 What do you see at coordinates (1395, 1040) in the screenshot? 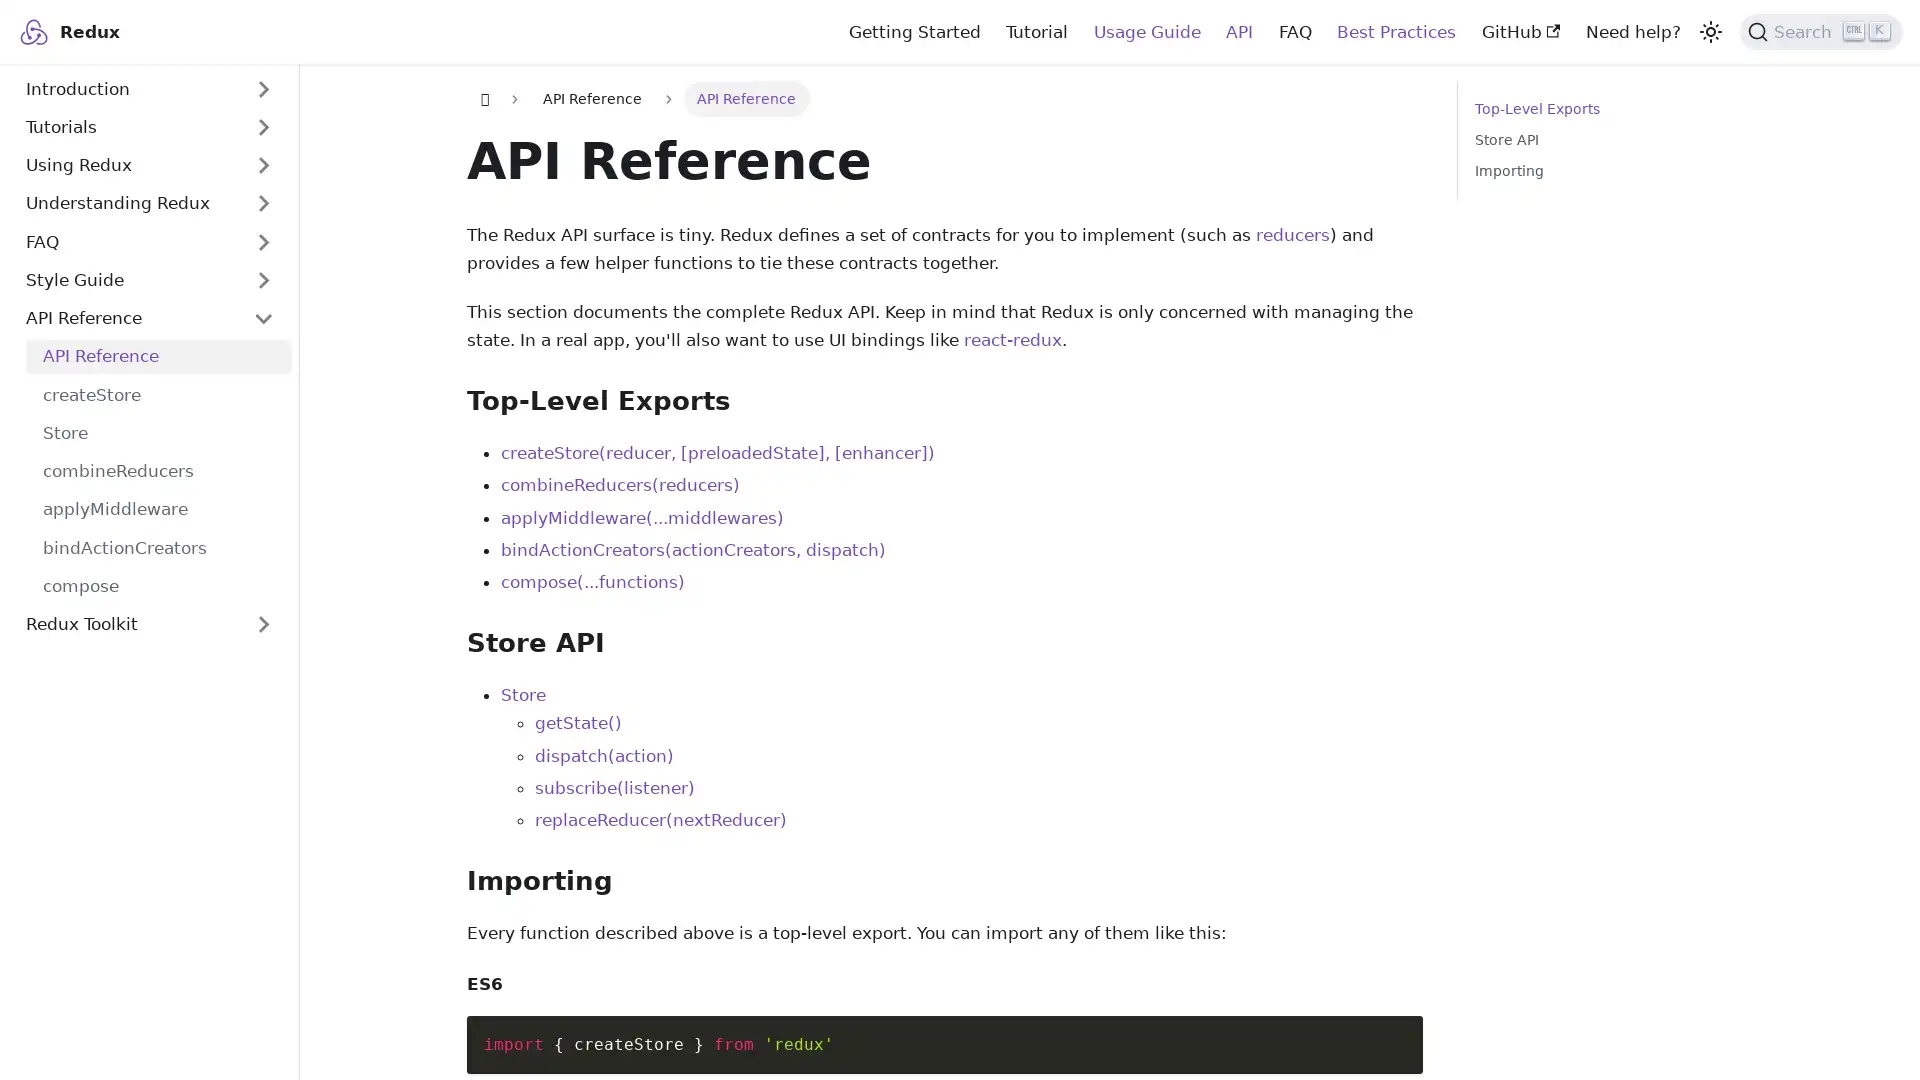
I see `Copy code to clipboard` at bounding box center [1395, 1040].